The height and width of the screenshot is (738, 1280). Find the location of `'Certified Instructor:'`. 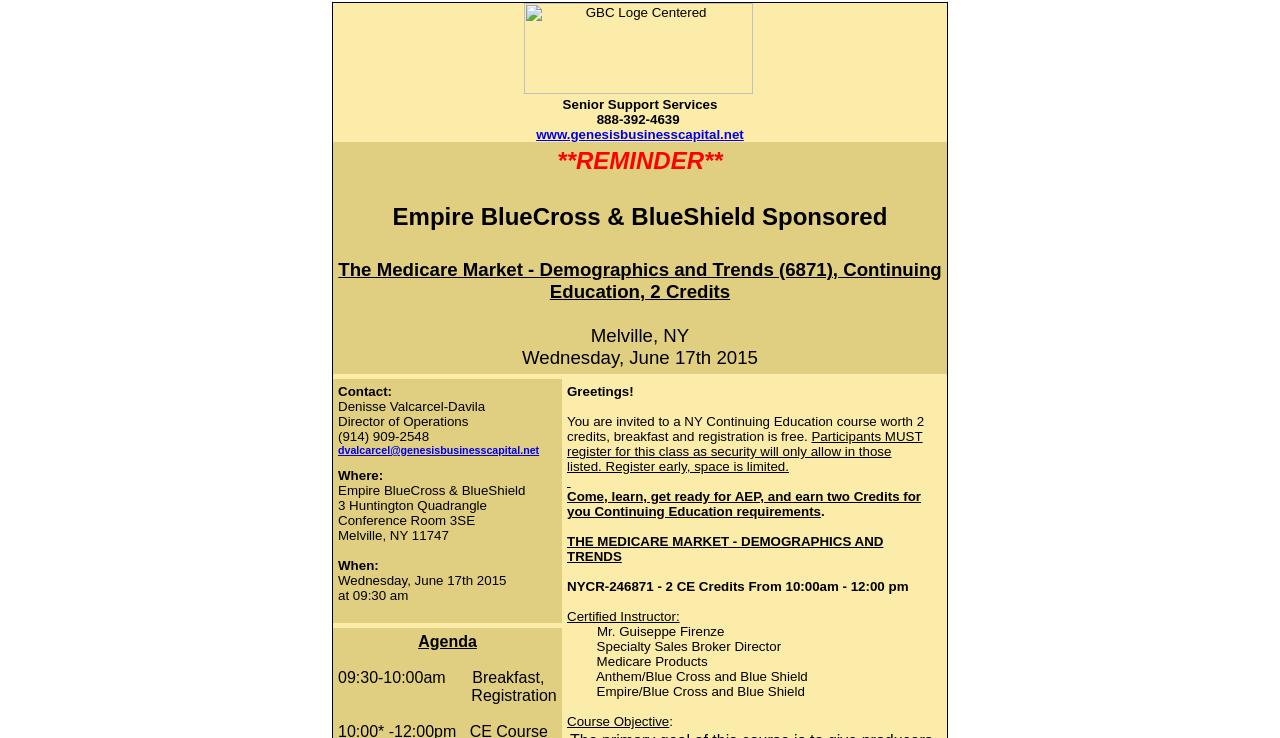

'Certified Instructor:' is located at coordinates (621, 615).